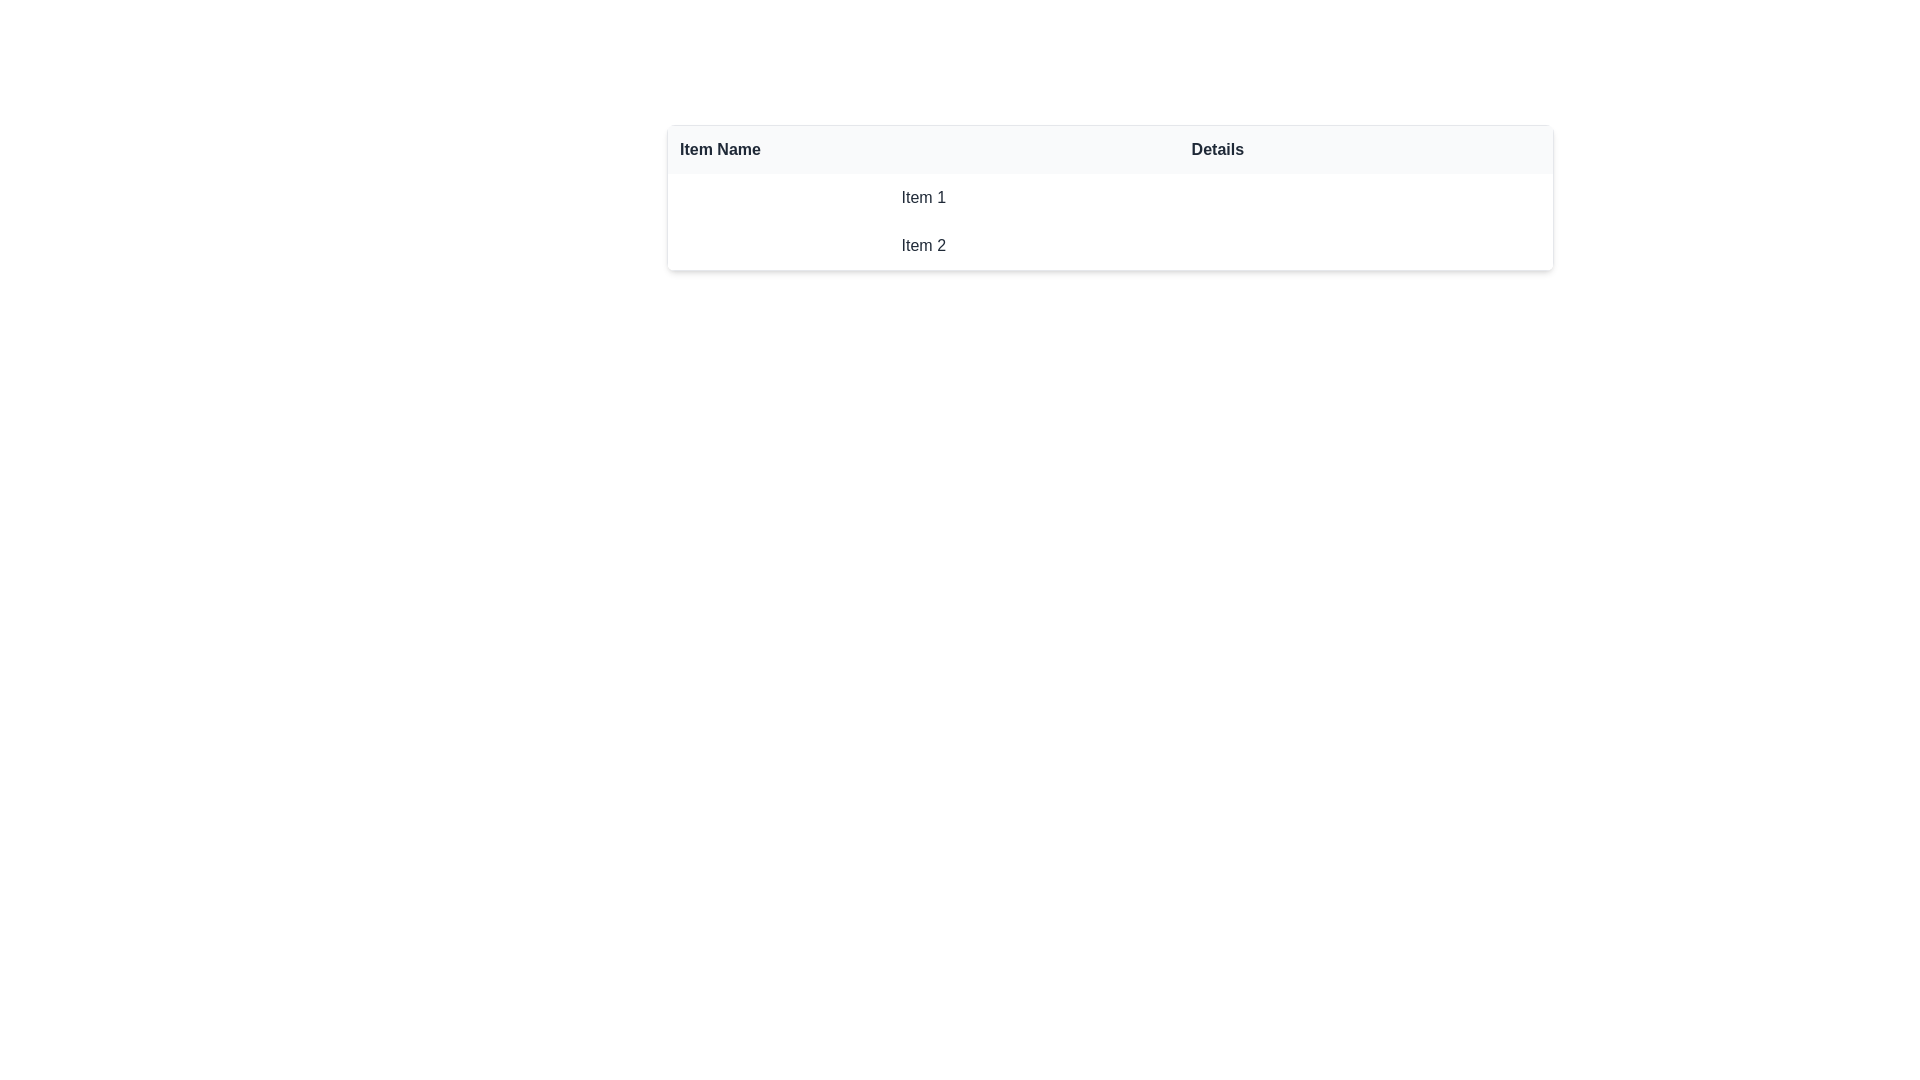 Image resolution: width=1920 pixels, height=1080 pixels. I want to click on the textual list item labeled 'Item 2', which is styled with a cursor pointer and has hover effects that change the background color, so click(1109, 245).